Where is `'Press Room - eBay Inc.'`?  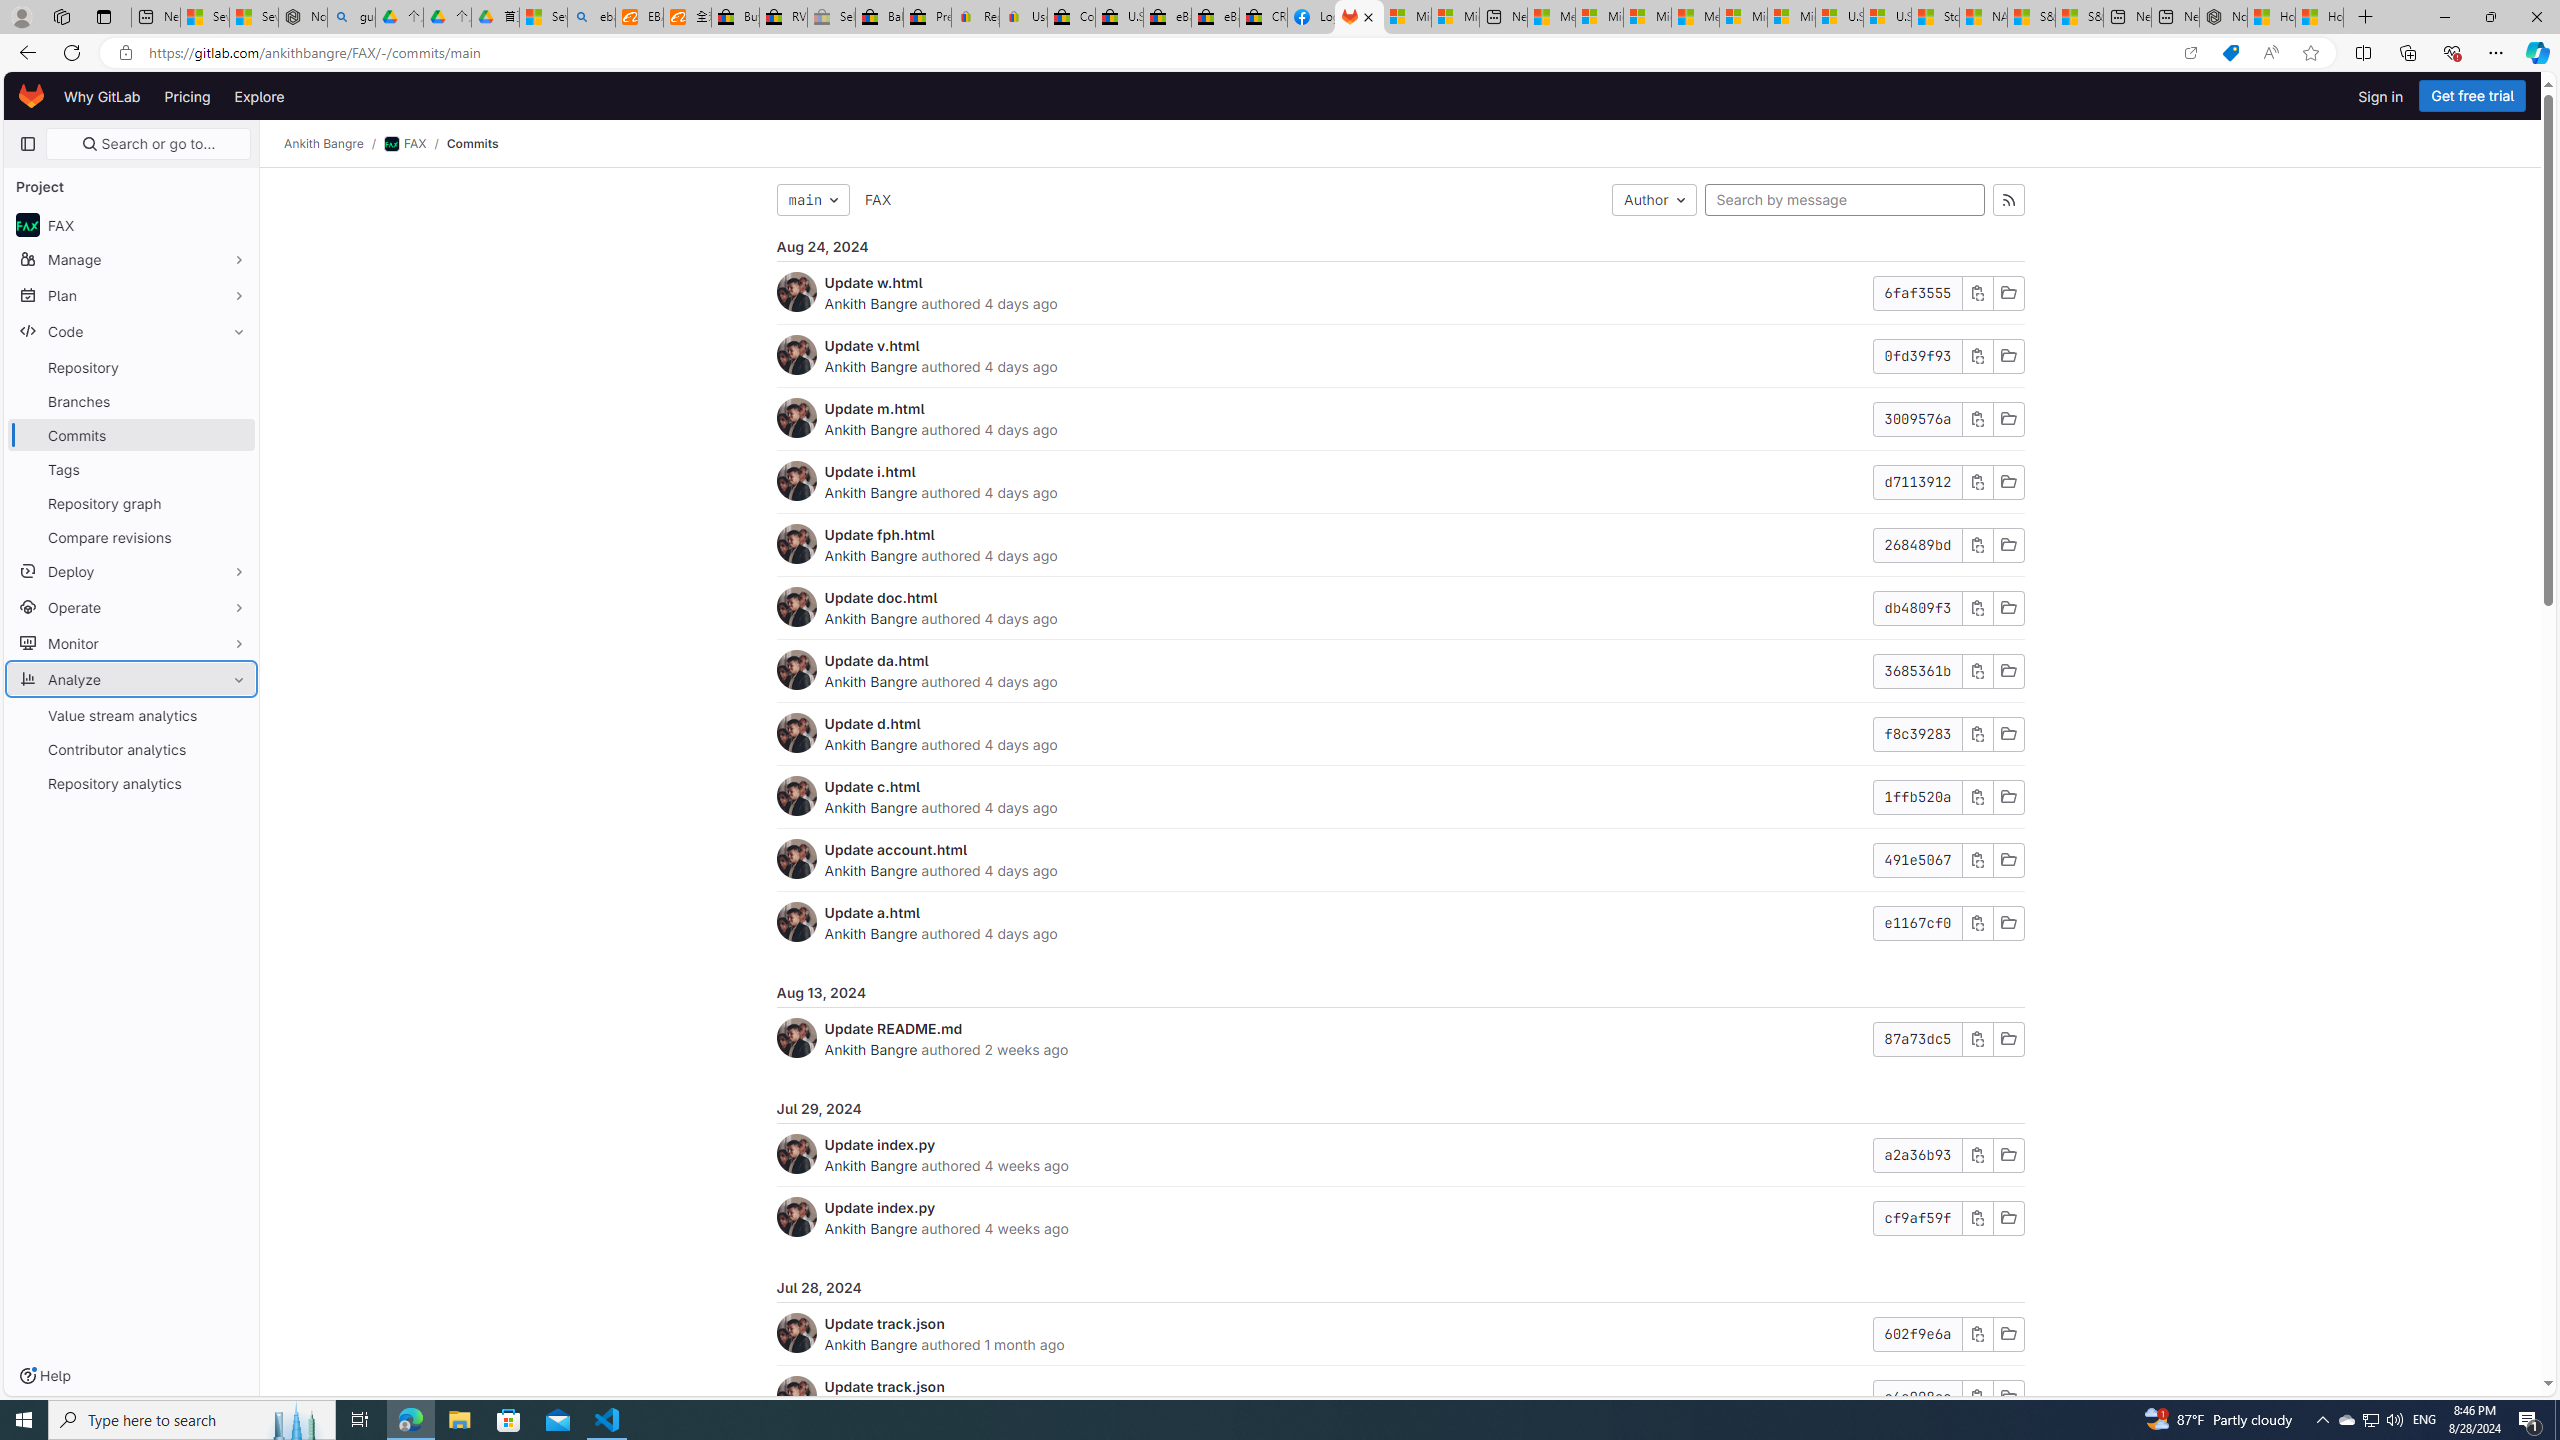 'Press Room - eBay Inc.' is located at coordinates (928, 16).